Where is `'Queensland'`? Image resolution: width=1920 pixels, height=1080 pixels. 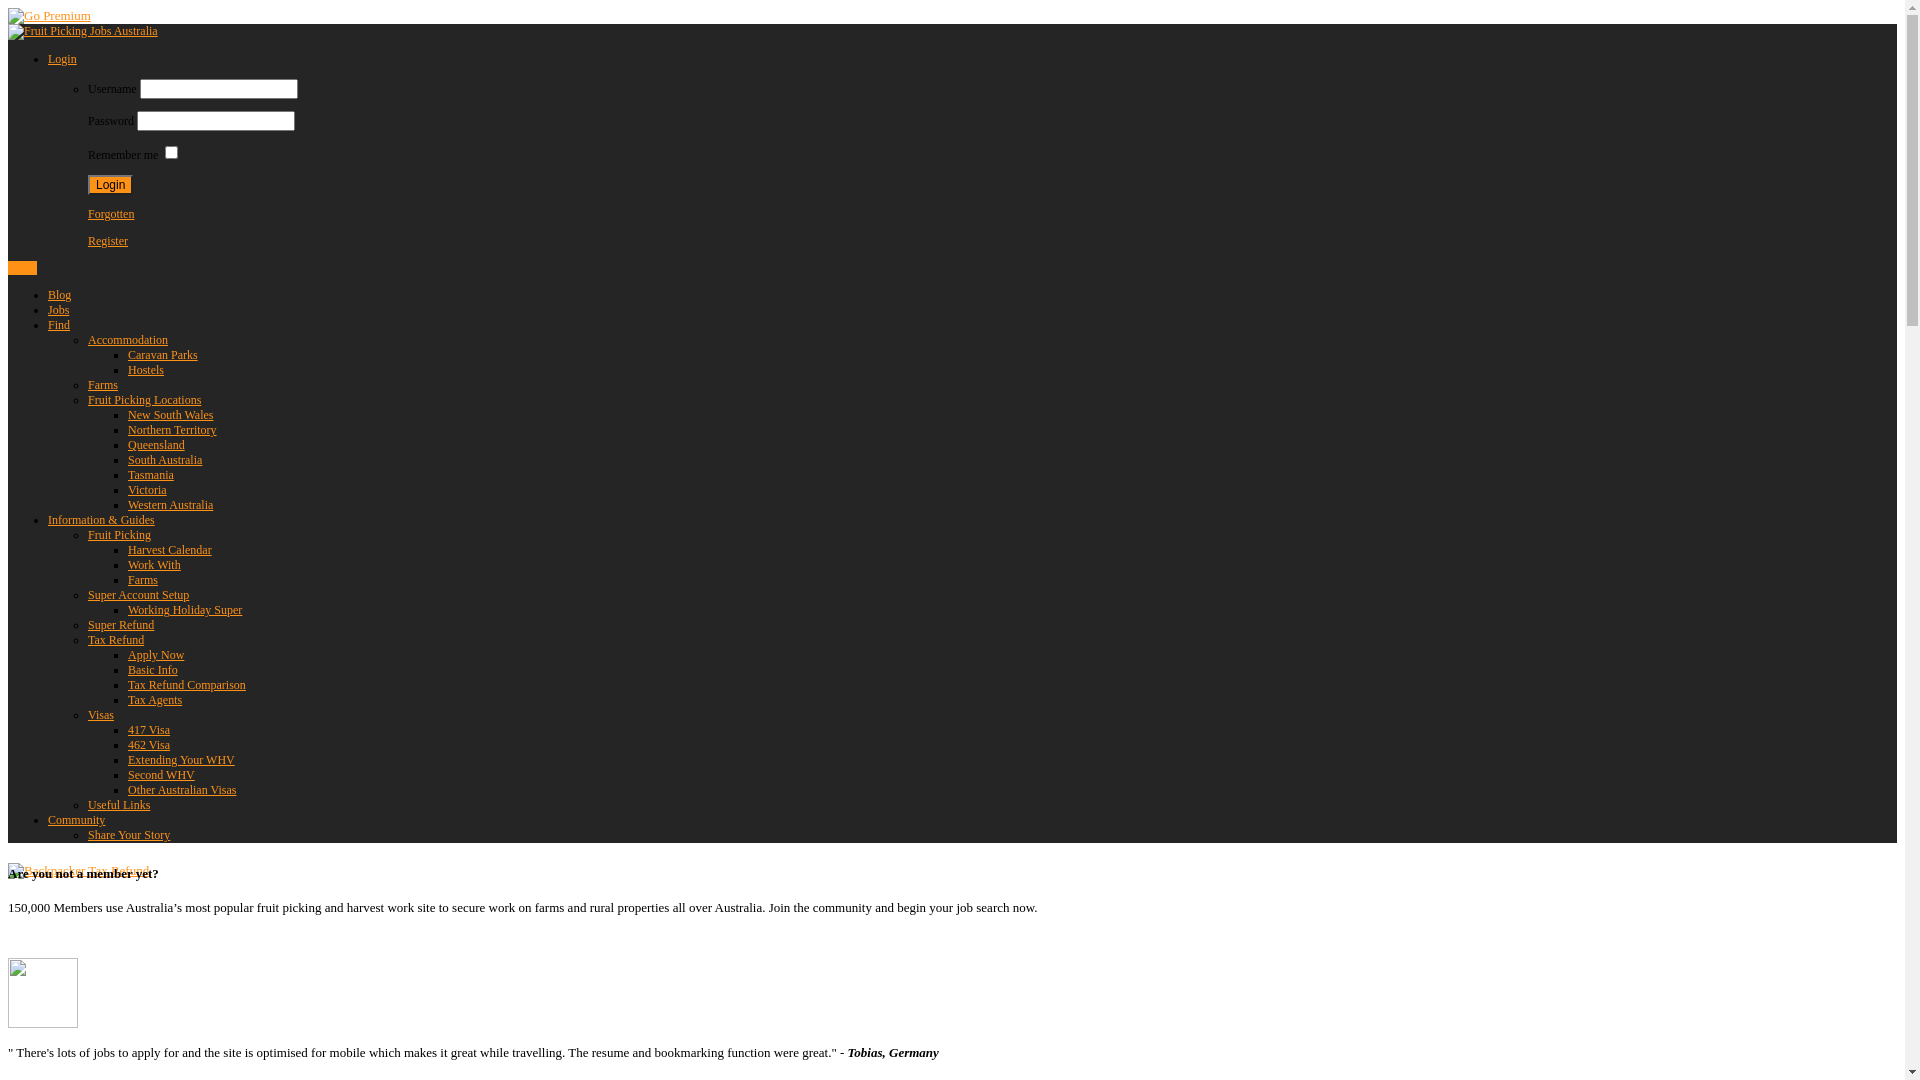
'Queensland' is located at coordinates (155, 443).